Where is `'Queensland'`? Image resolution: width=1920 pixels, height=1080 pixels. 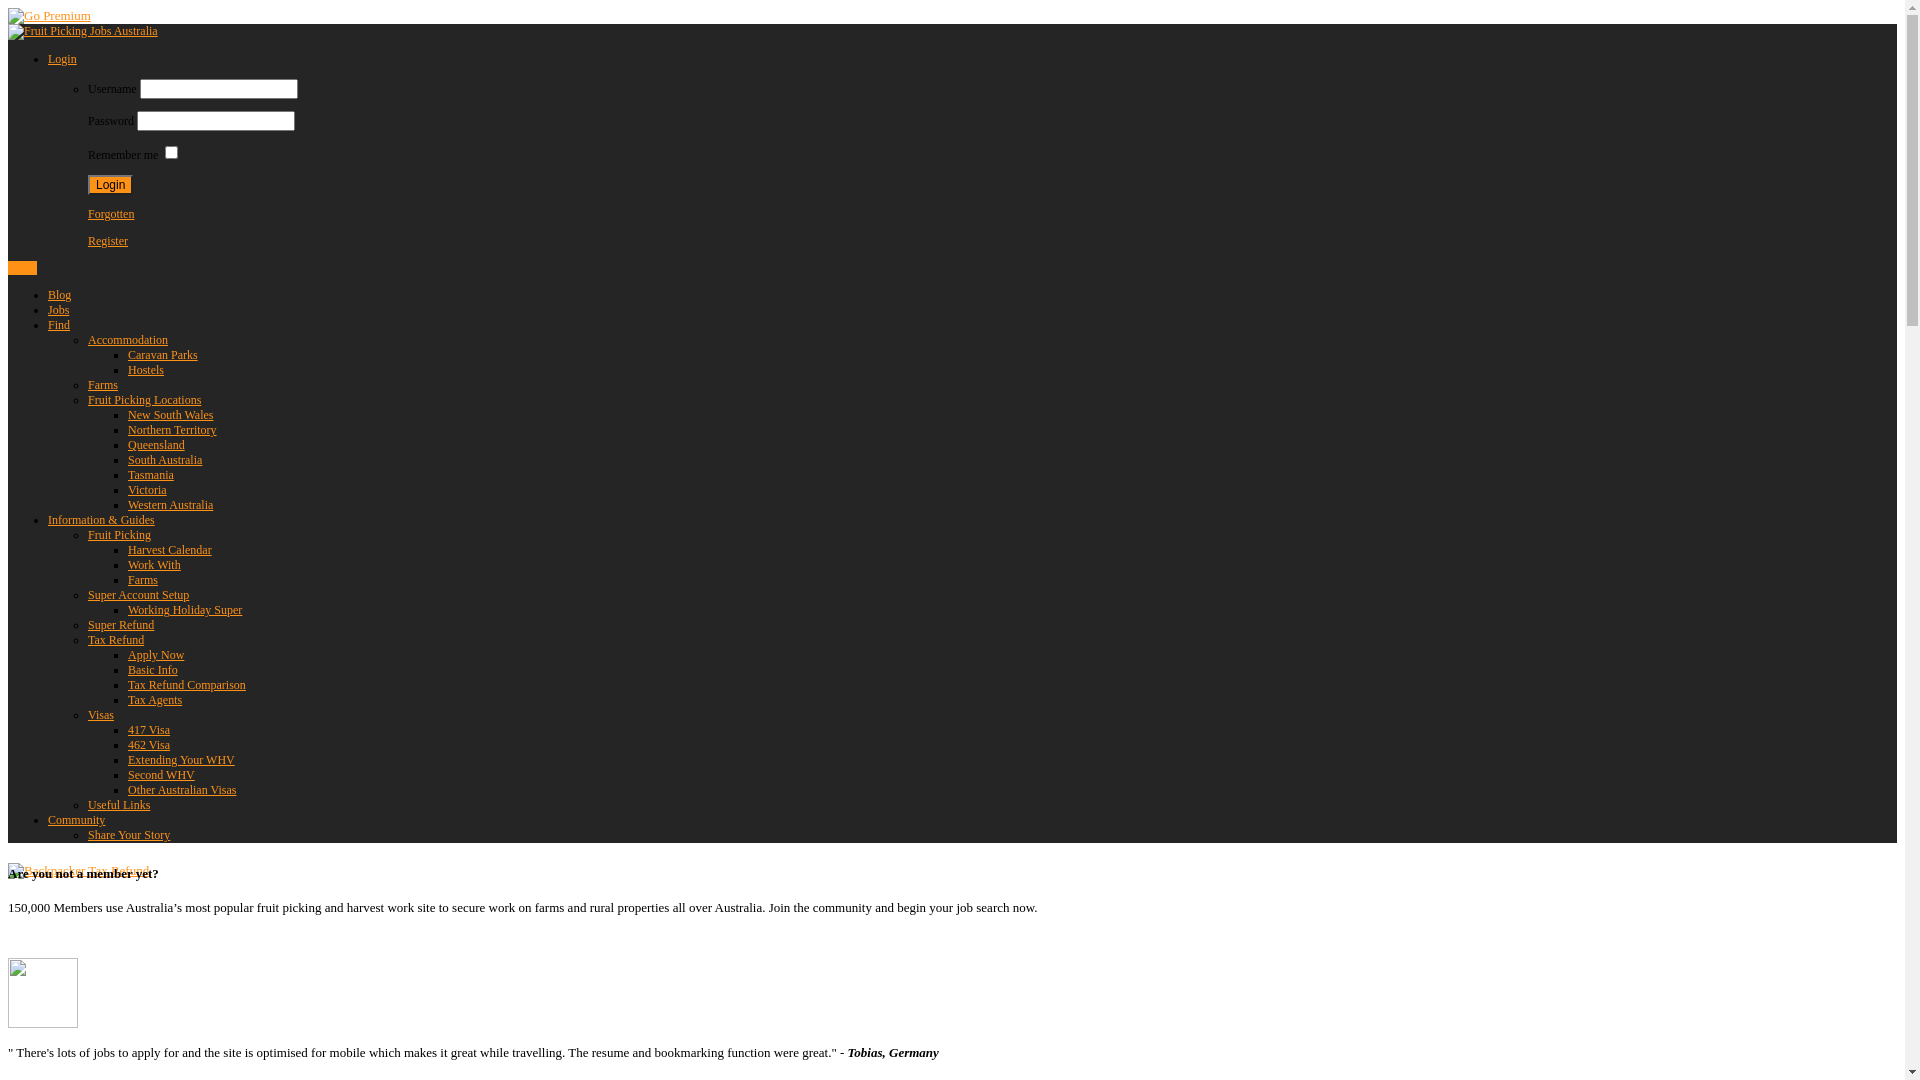
'Queensland' is located at coordinates (155, 443).